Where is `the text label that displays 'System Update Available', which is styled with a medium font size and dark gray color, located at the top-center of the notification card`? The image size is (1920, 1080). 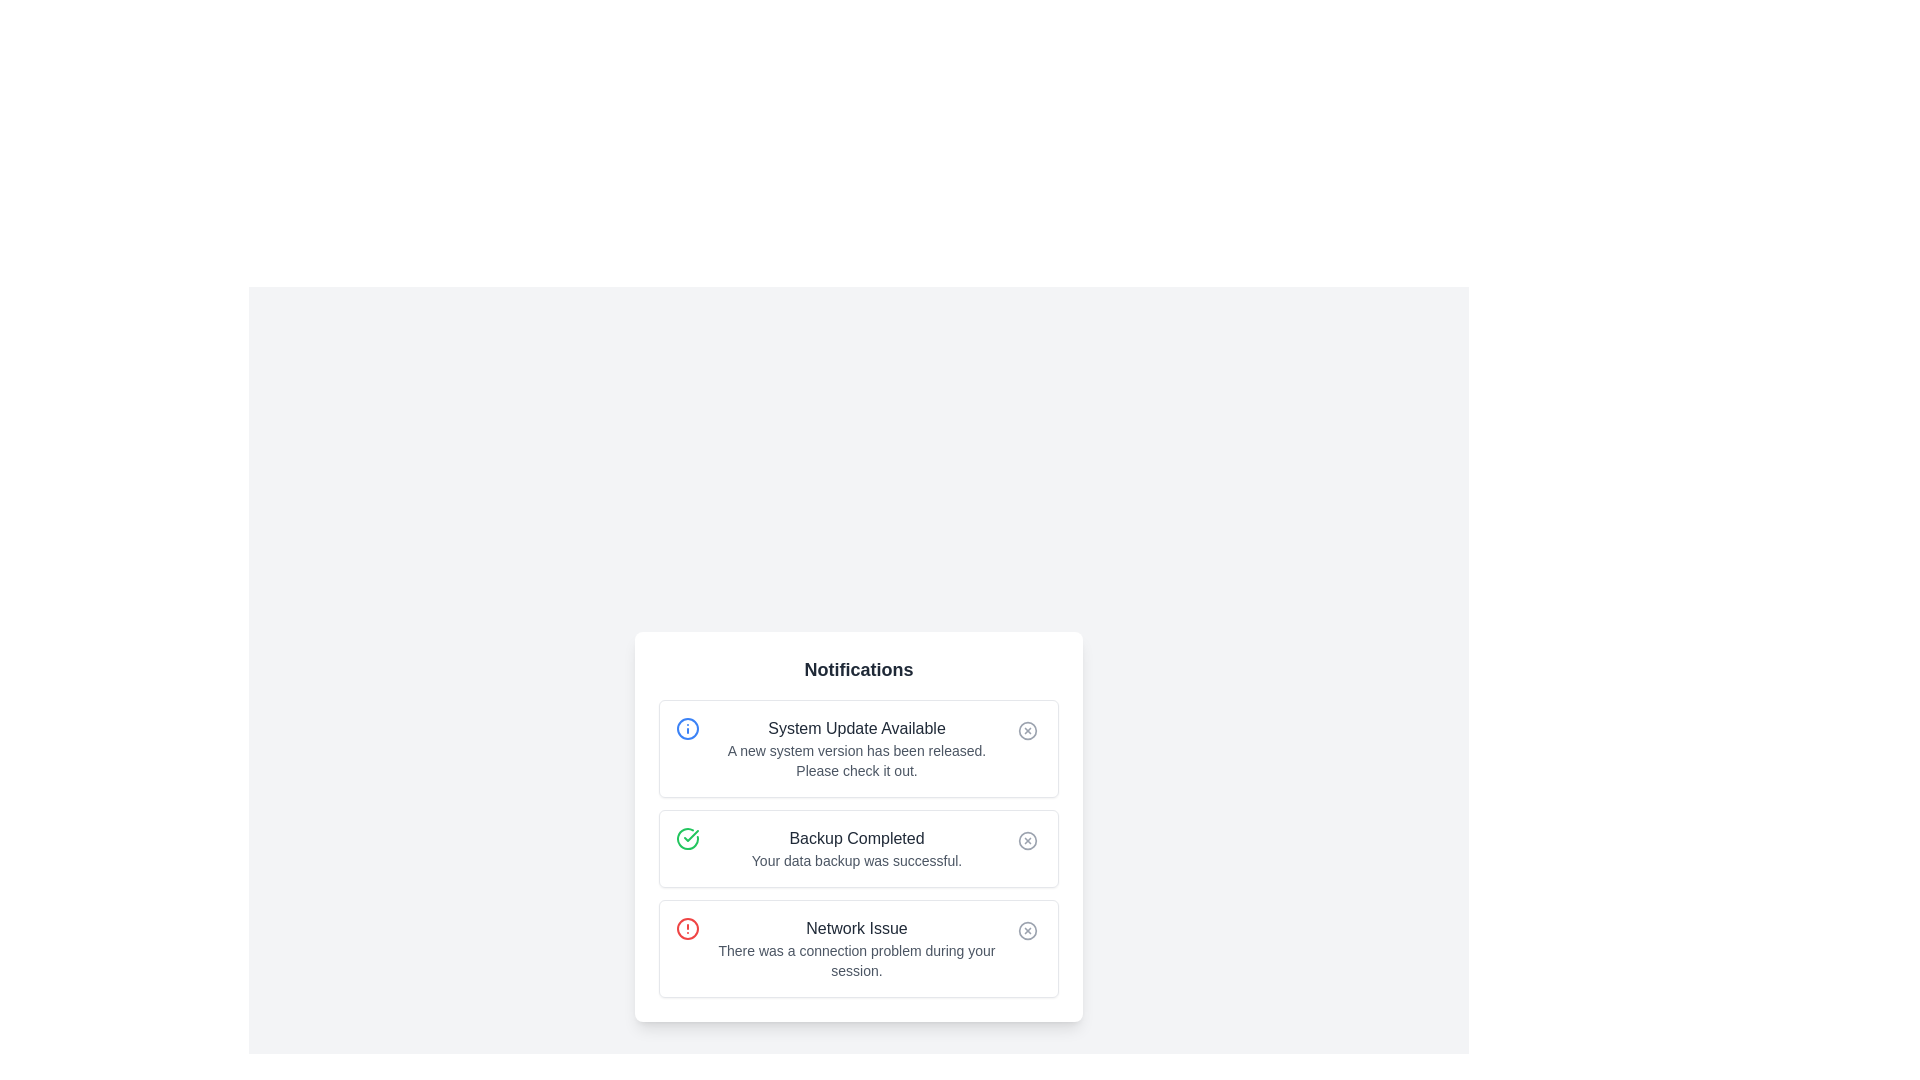
the text label that displays 'System Update Available', which is styled with a medium font size and dark gray color, located at the top-center of the notification card is located at coordinates (857, 729).